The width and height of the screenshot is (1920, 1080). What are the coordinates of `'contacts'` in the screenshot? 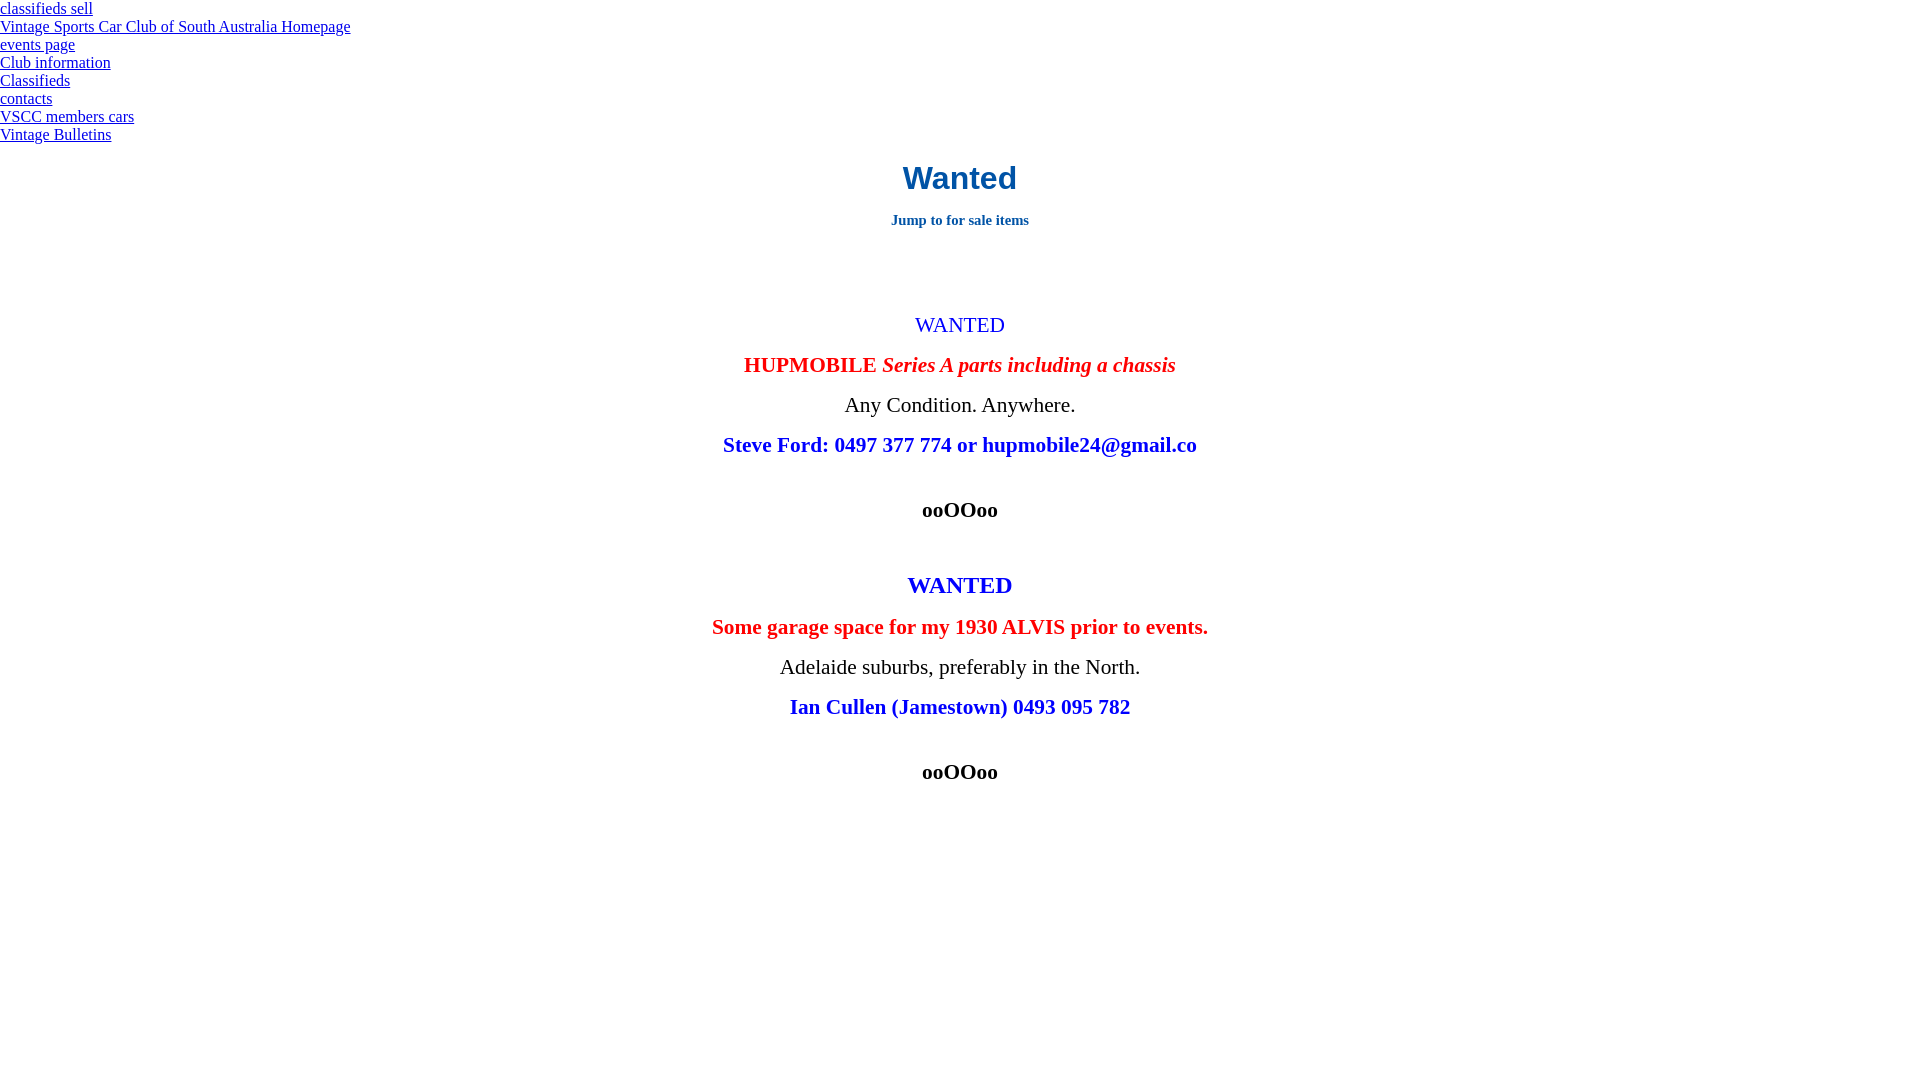 It's located at (25, 98).